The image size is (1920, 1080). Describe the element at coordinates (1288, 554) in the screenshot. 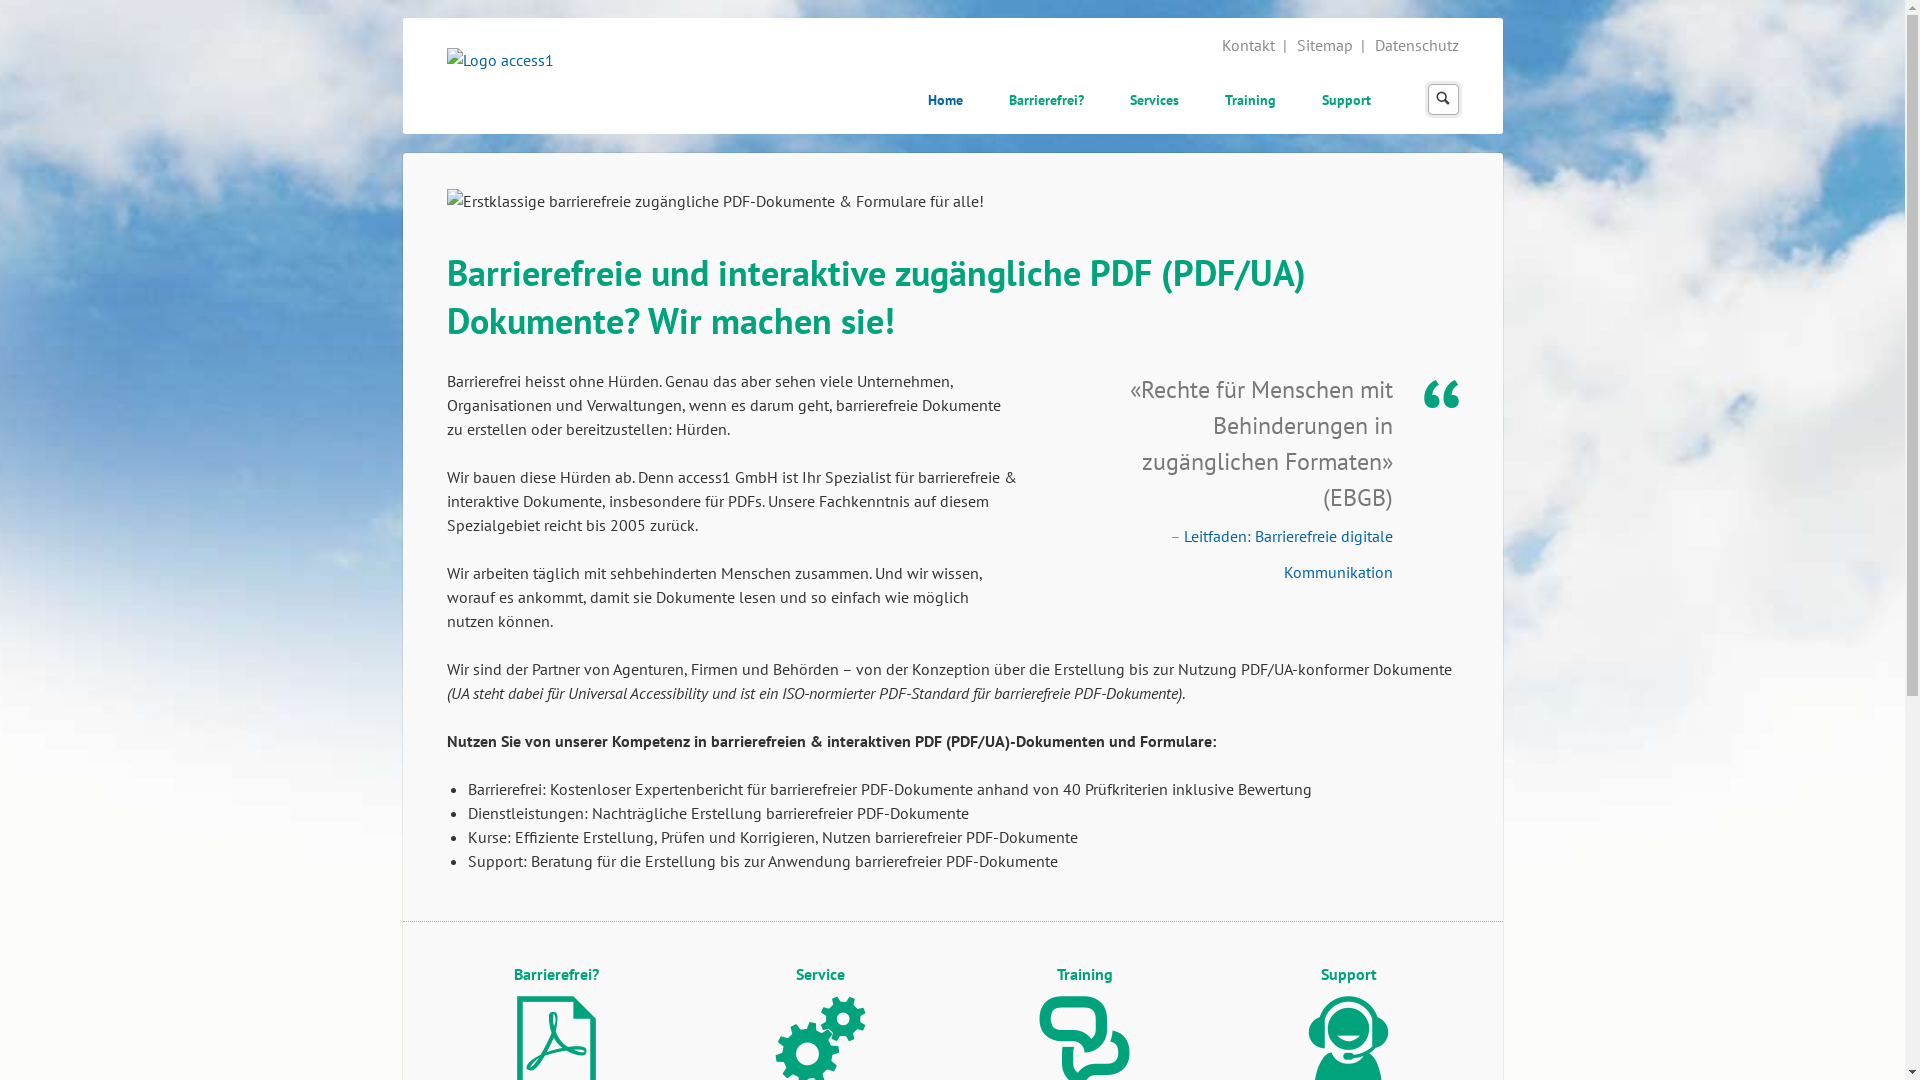

I see `'Leitfaden: Barrierefreie digitale Kommunikation'` at that location.